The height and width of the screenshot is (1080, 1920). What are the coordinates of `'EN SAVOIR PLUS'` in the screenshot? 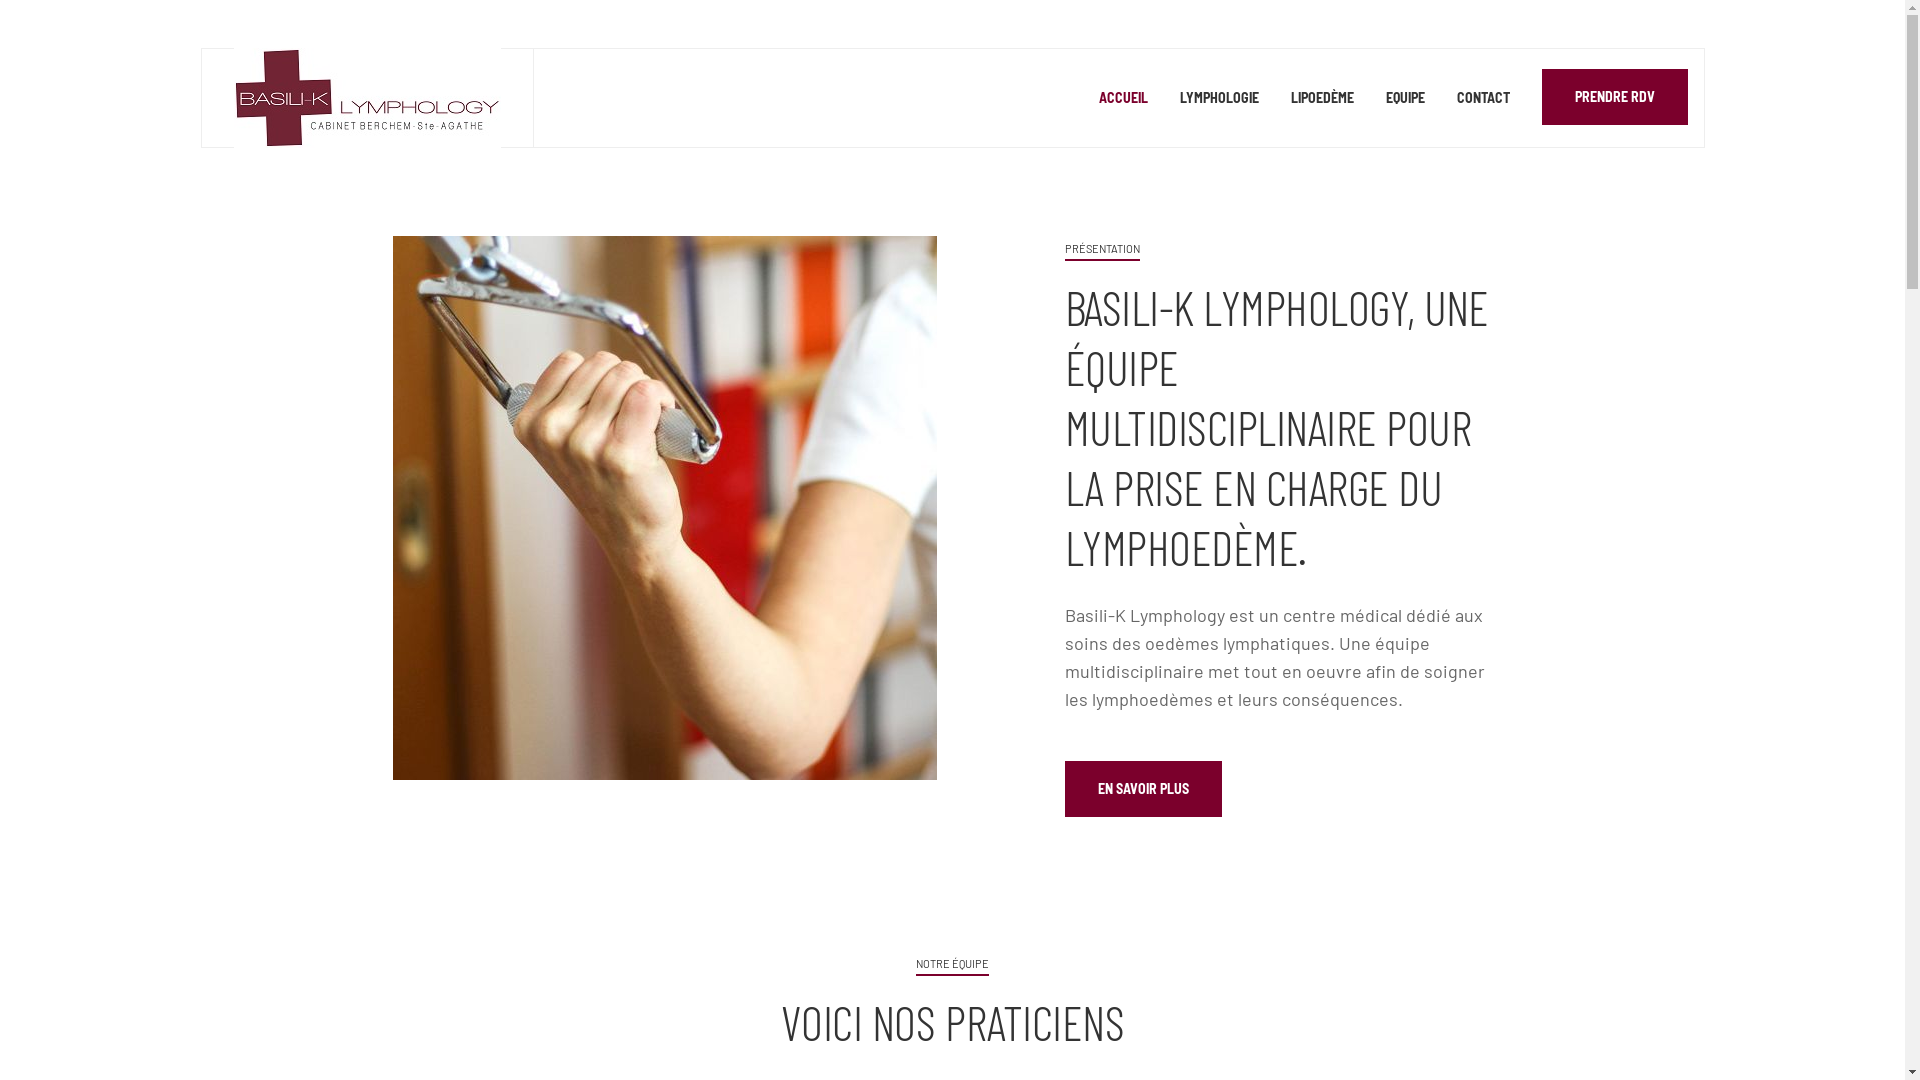 It's located at (1142, 788).